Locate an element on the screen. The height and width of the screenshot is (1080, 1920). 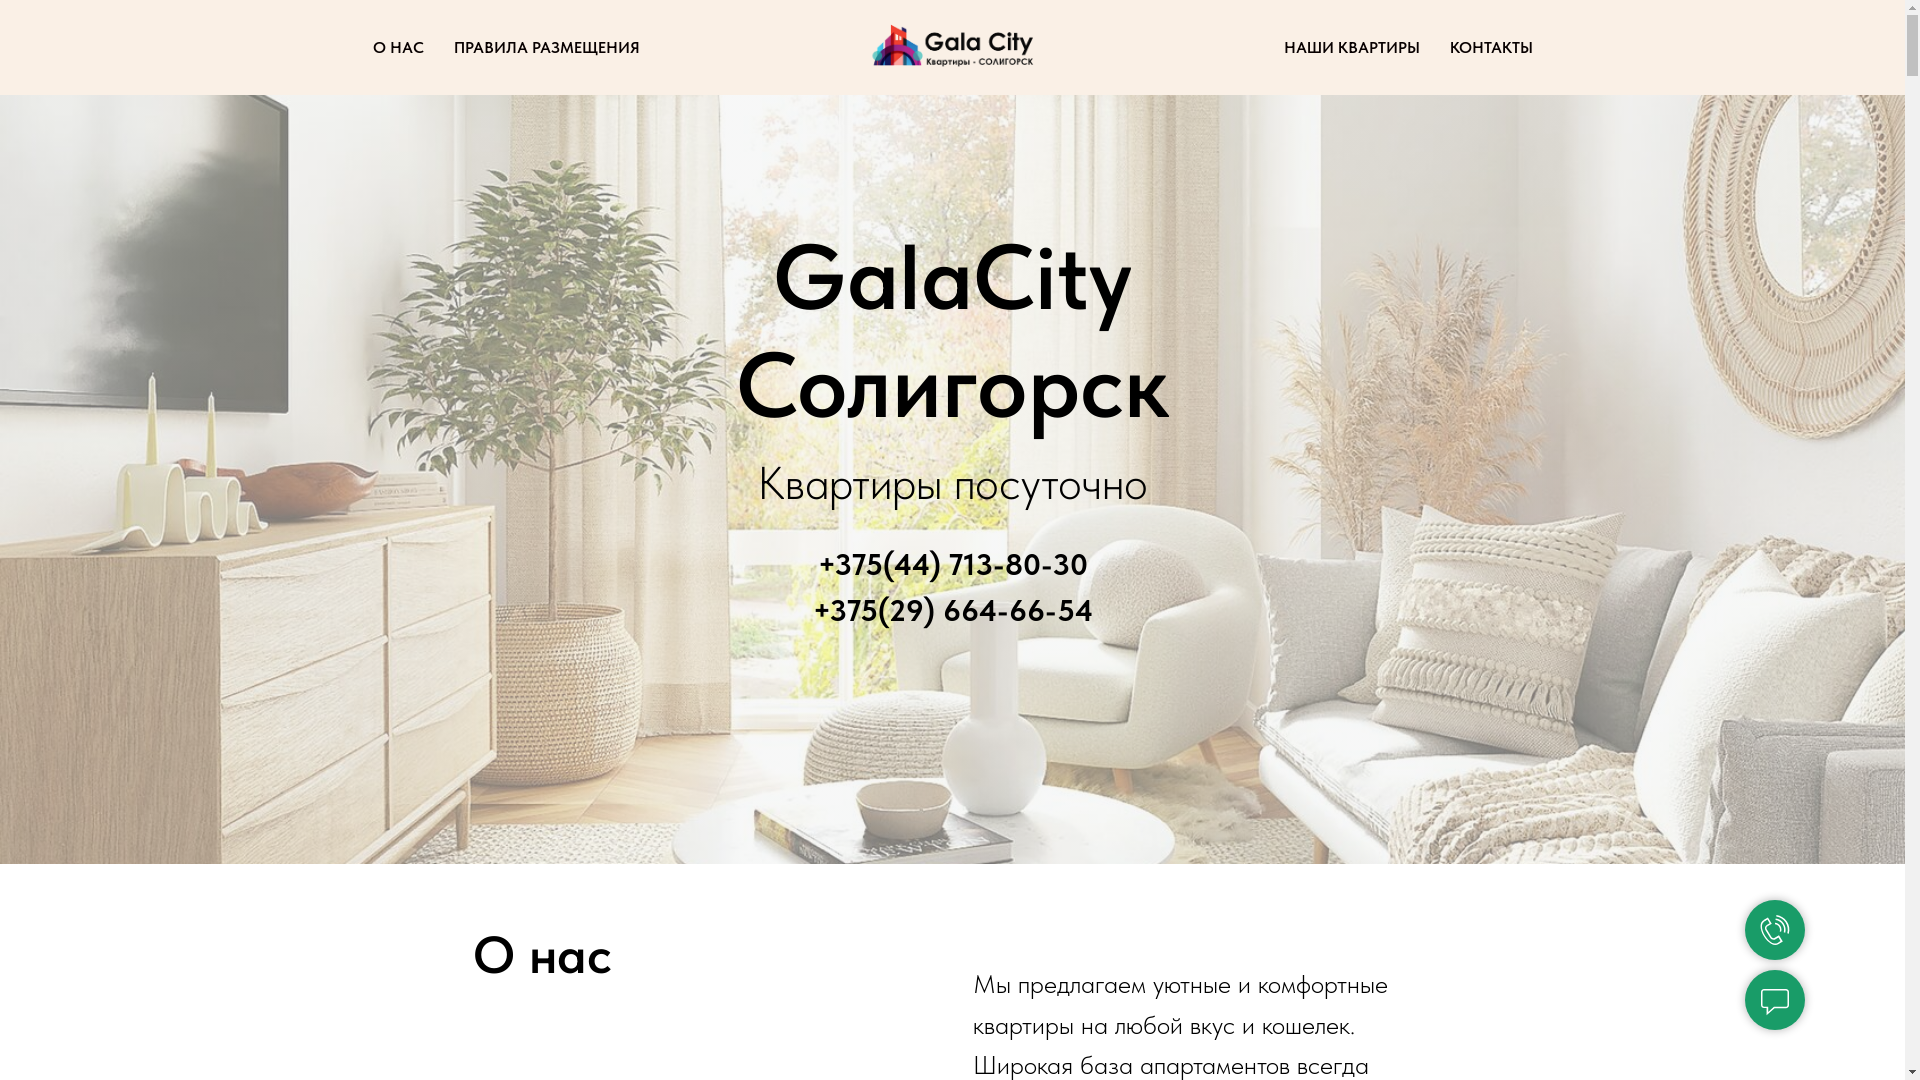
'+375(44) 713-80-30' is located at coordinates (952, 563).